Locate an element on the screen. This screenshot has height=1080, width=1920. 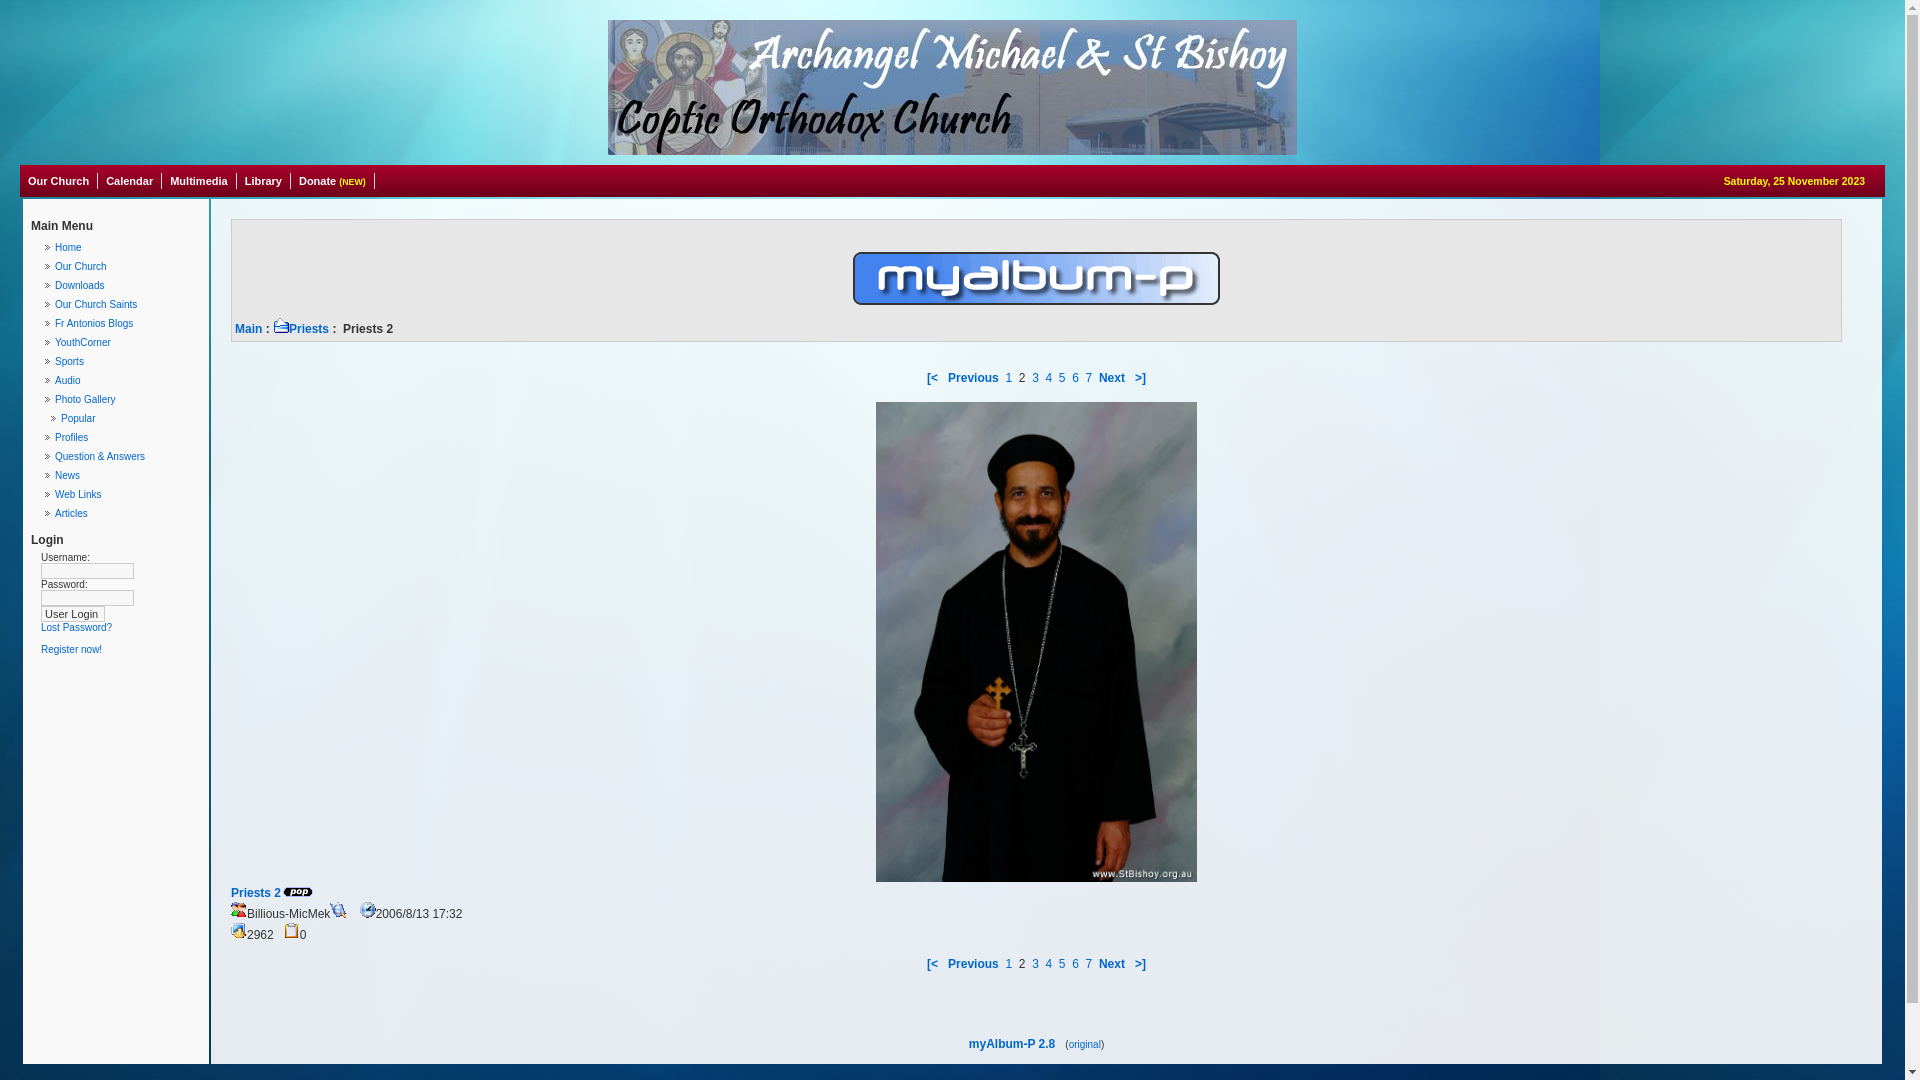
'Main' is located at coordinates (235, 327).